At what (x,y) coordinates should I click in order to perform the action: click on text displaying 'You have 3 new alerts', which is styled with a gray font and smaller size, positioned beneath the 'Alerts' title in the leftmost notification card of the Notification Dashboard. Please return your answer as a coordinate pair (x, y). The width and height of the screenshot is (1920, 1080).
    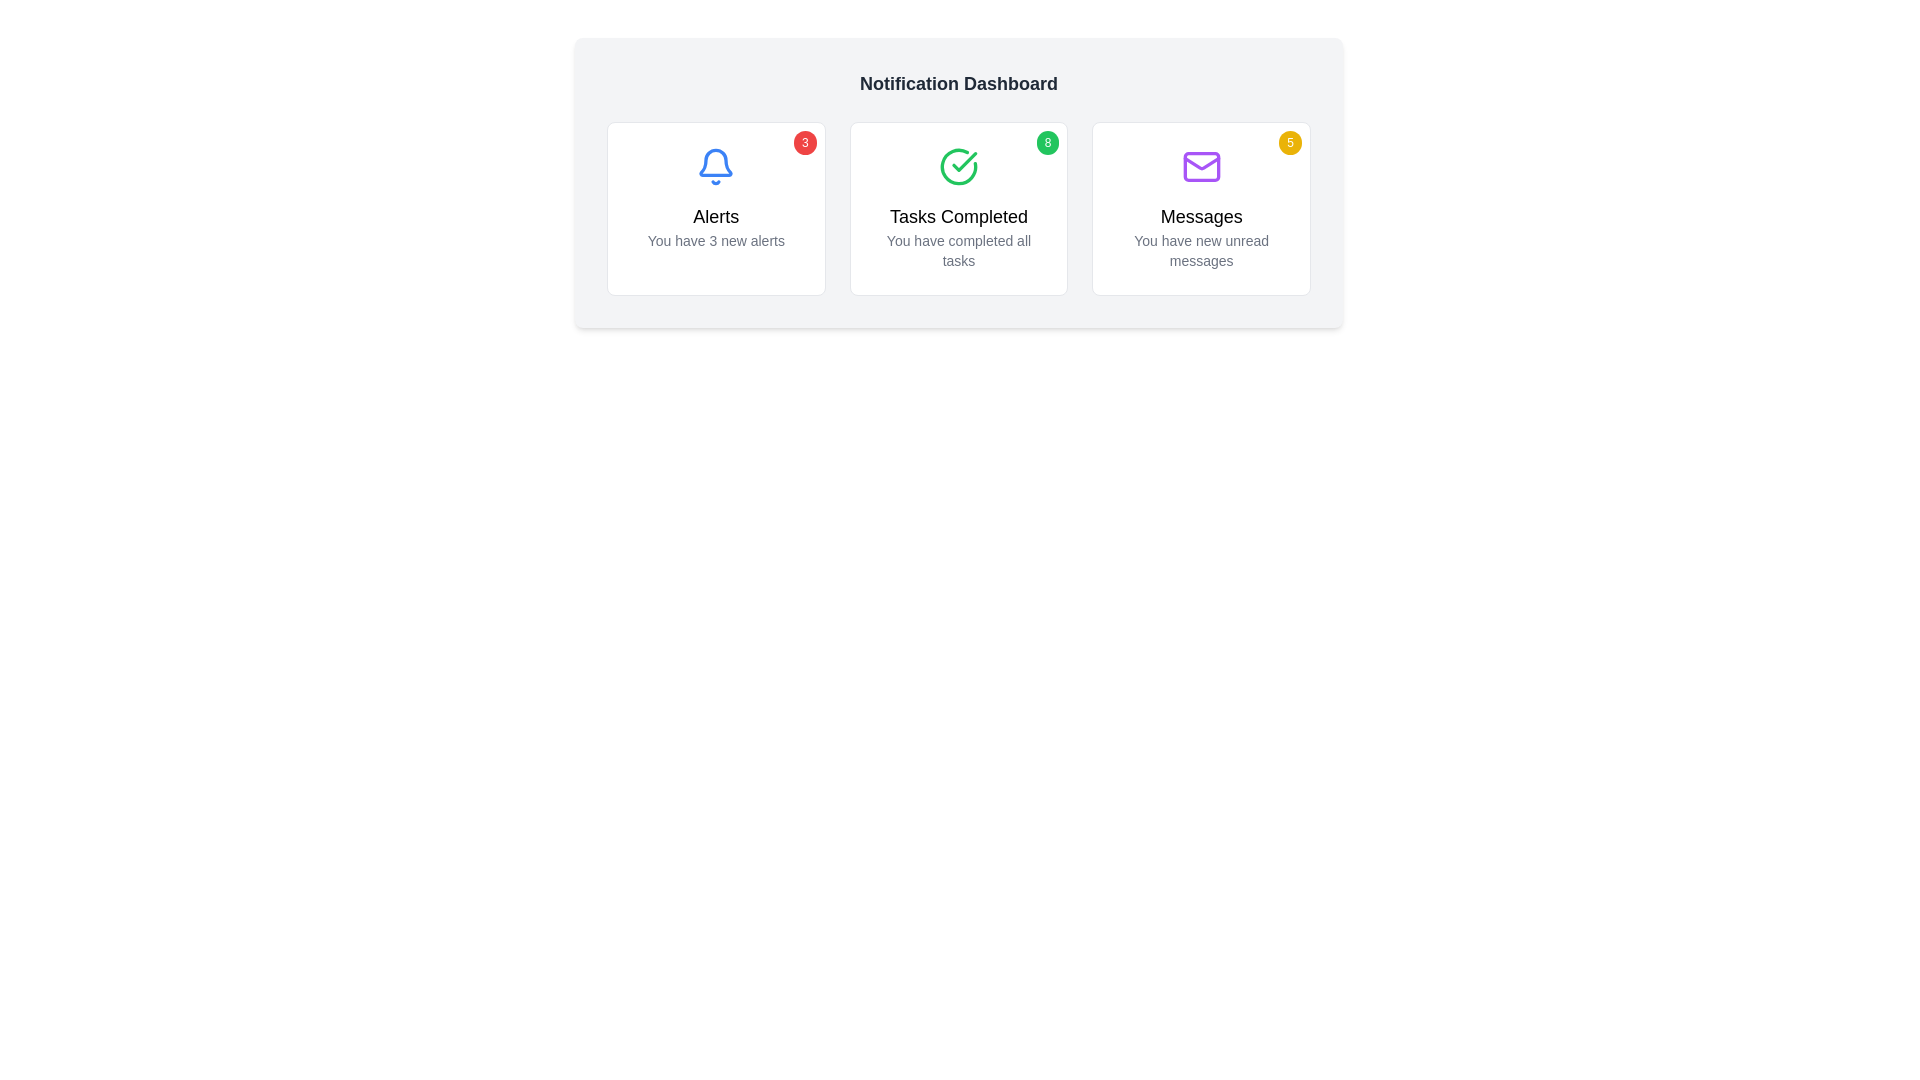
    Looking at the image, I should click on (716, 239).